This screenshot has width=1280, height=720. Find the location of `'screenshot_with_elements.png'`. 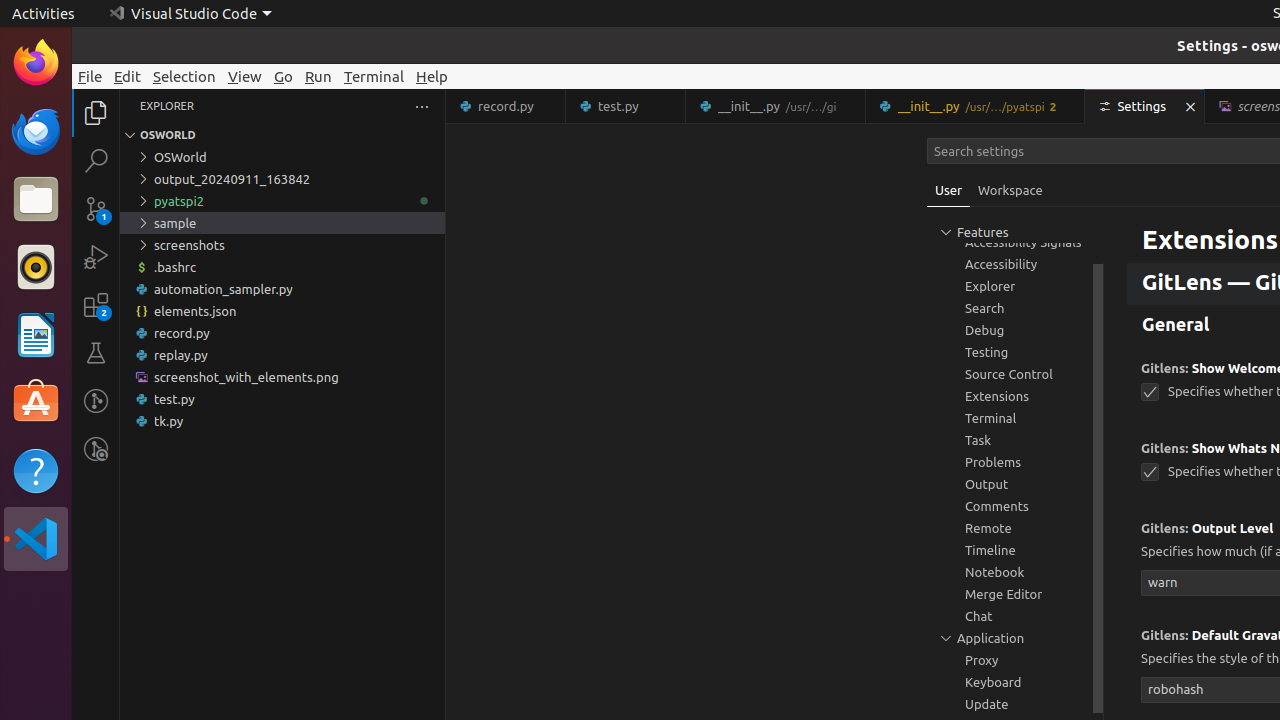

'screenshot_with_elements.png' is located at coordinates (281, 376).